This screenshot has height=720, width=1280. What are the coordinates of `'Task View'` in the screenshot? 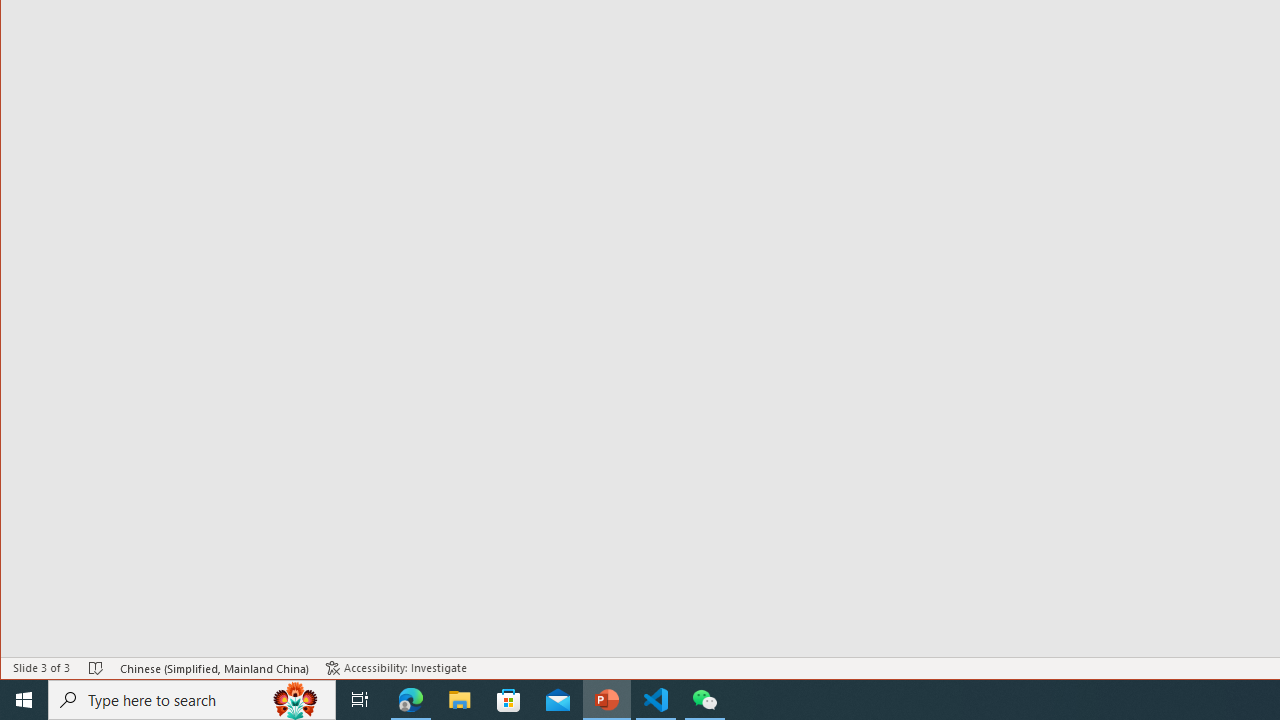 It's located at (359, 698).